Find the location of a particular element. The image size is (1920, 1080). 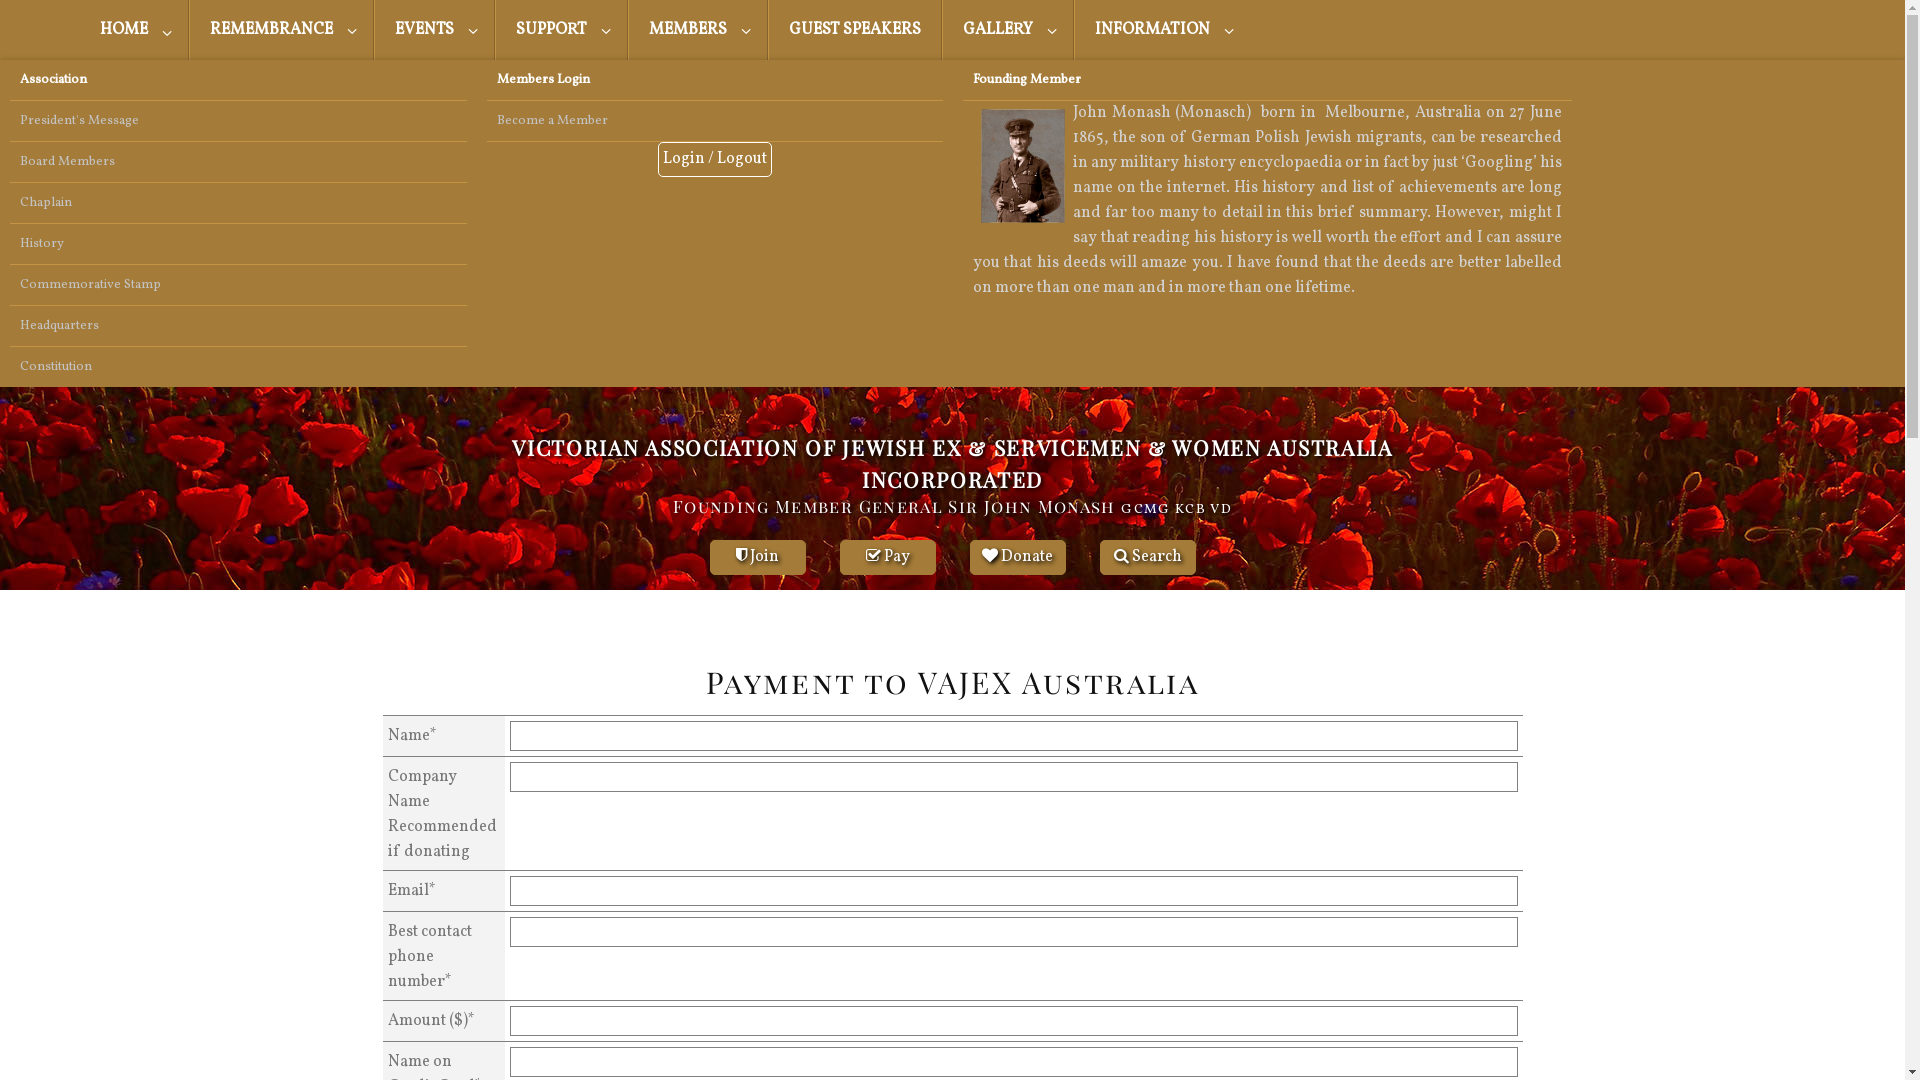

'GALLERY' is located at coordinates (1008, 30).